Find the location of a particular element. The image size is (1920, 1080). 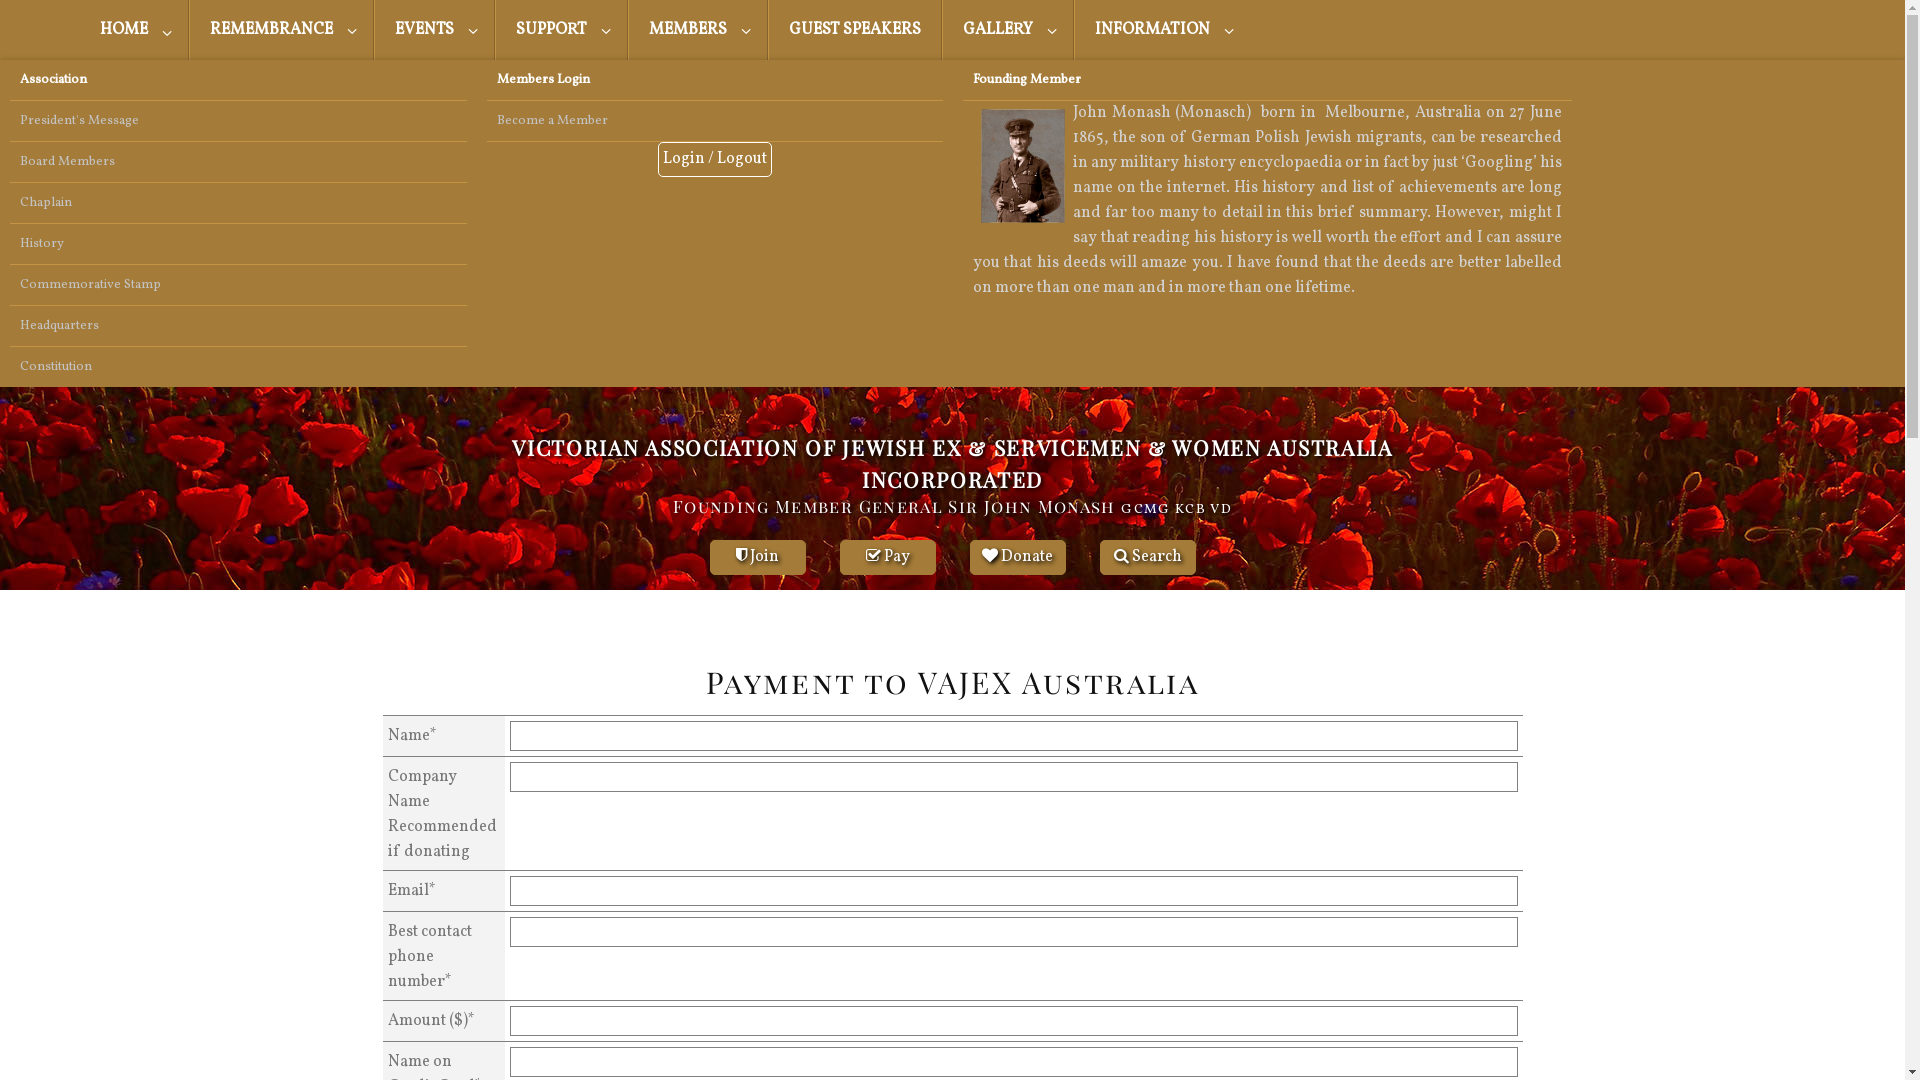

'GALLERY' is located at coordinates (1008, 30).